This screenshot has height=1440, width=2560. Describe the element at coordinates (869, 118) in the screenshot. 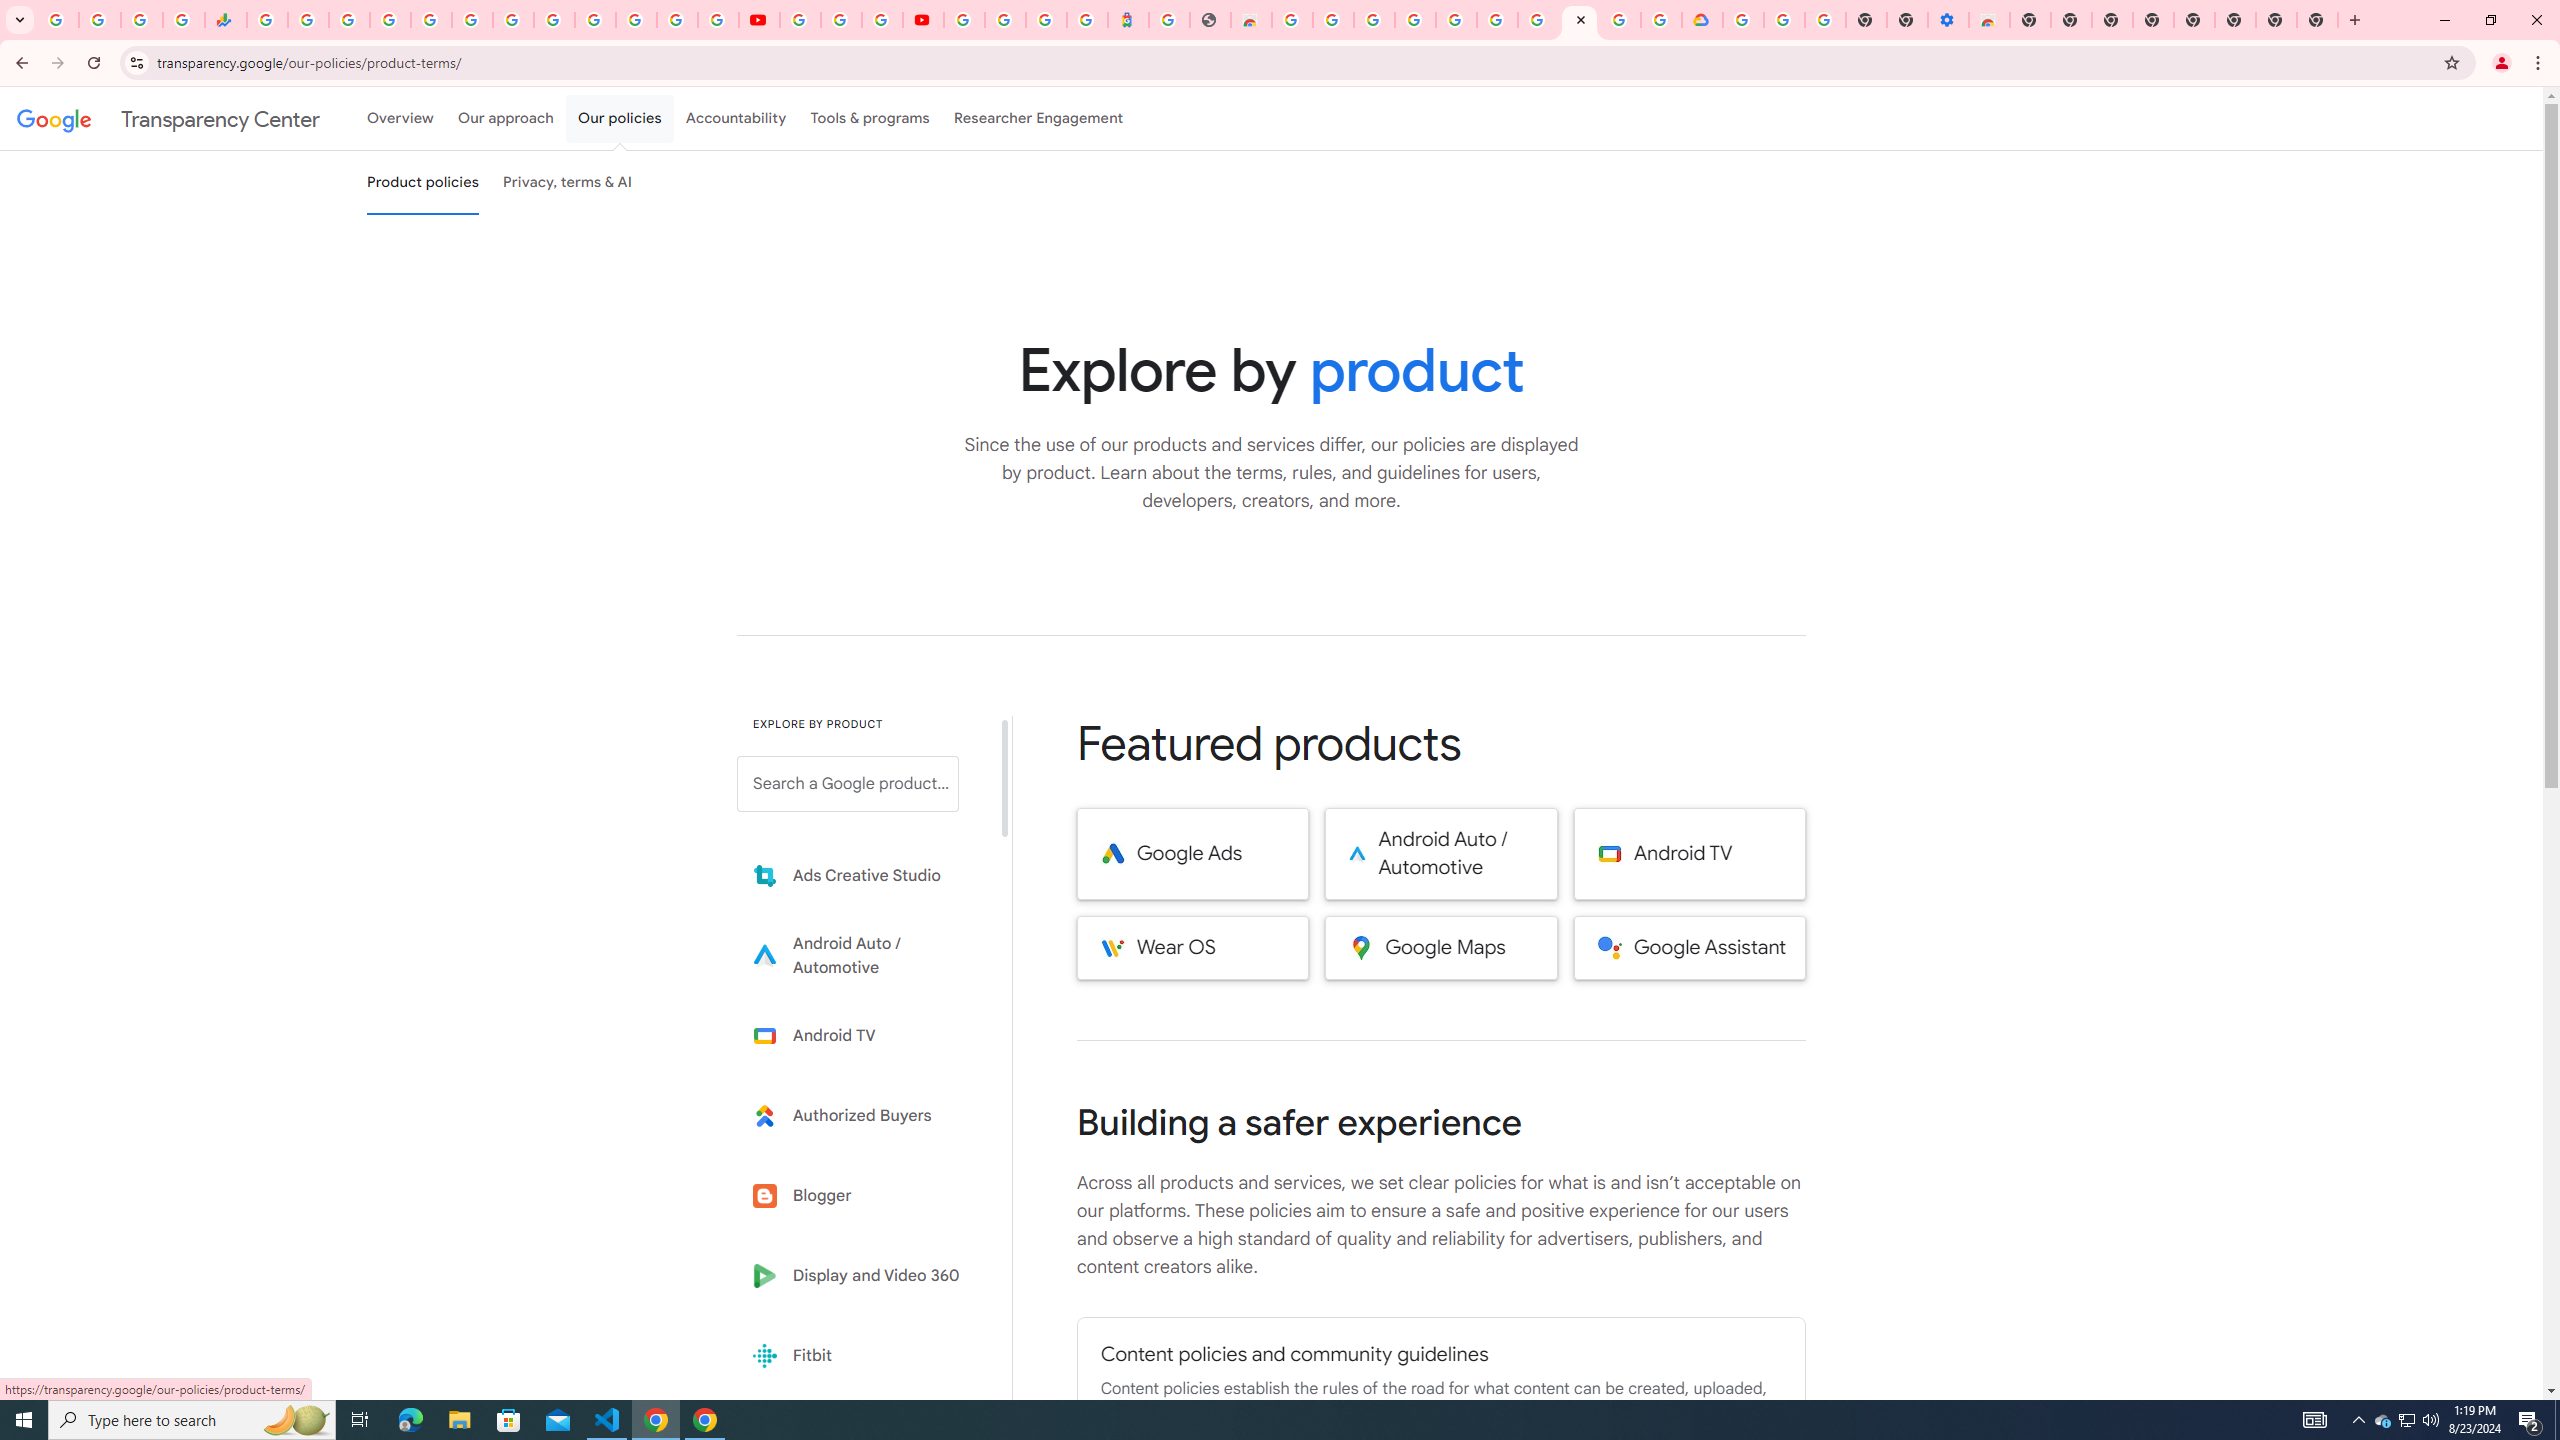

I see `'Tools & programs'` at that location.